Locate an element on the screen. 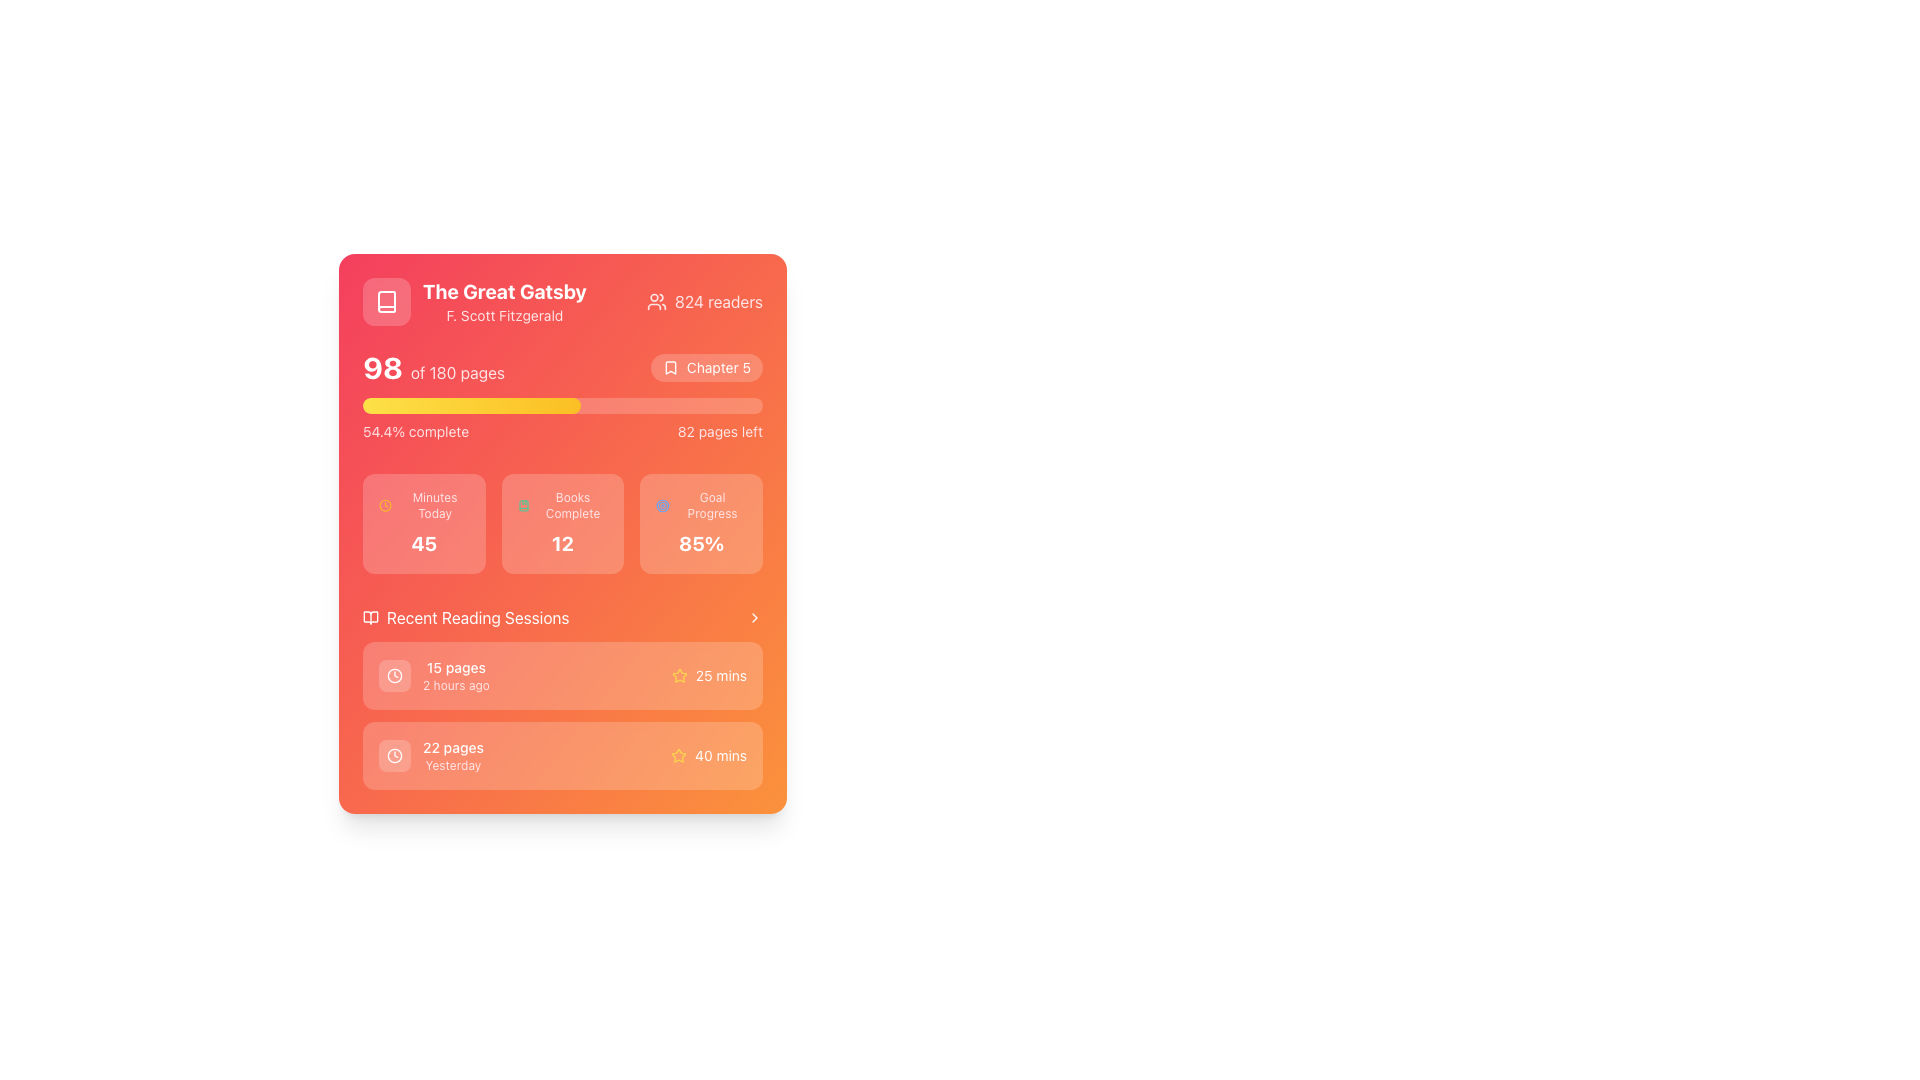 The image size is (1920, 1080). displayed text '45' from the bold, white-colored text element on a subdued red background located in the 'Minutes Today' card section is located at coordinates (423, 543).